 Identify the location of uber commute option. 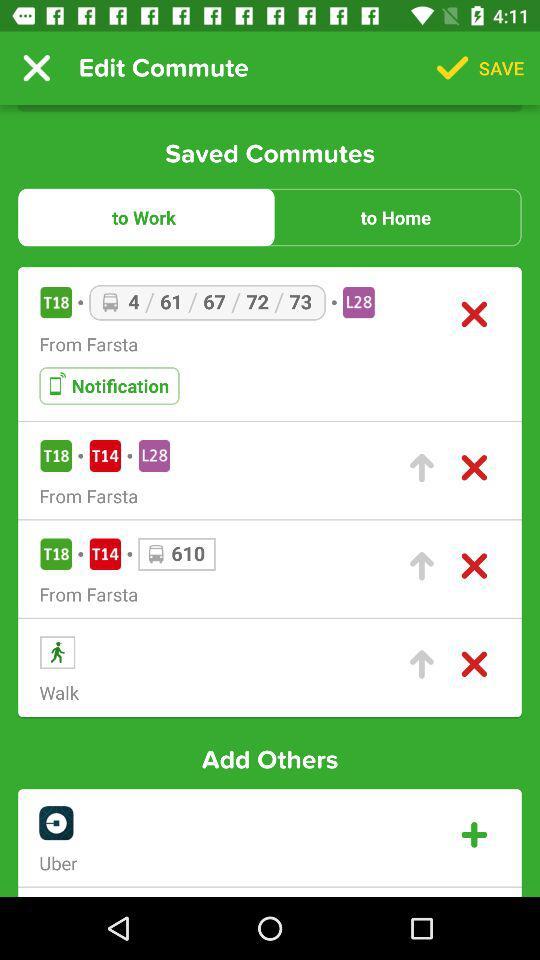
(473, 835).